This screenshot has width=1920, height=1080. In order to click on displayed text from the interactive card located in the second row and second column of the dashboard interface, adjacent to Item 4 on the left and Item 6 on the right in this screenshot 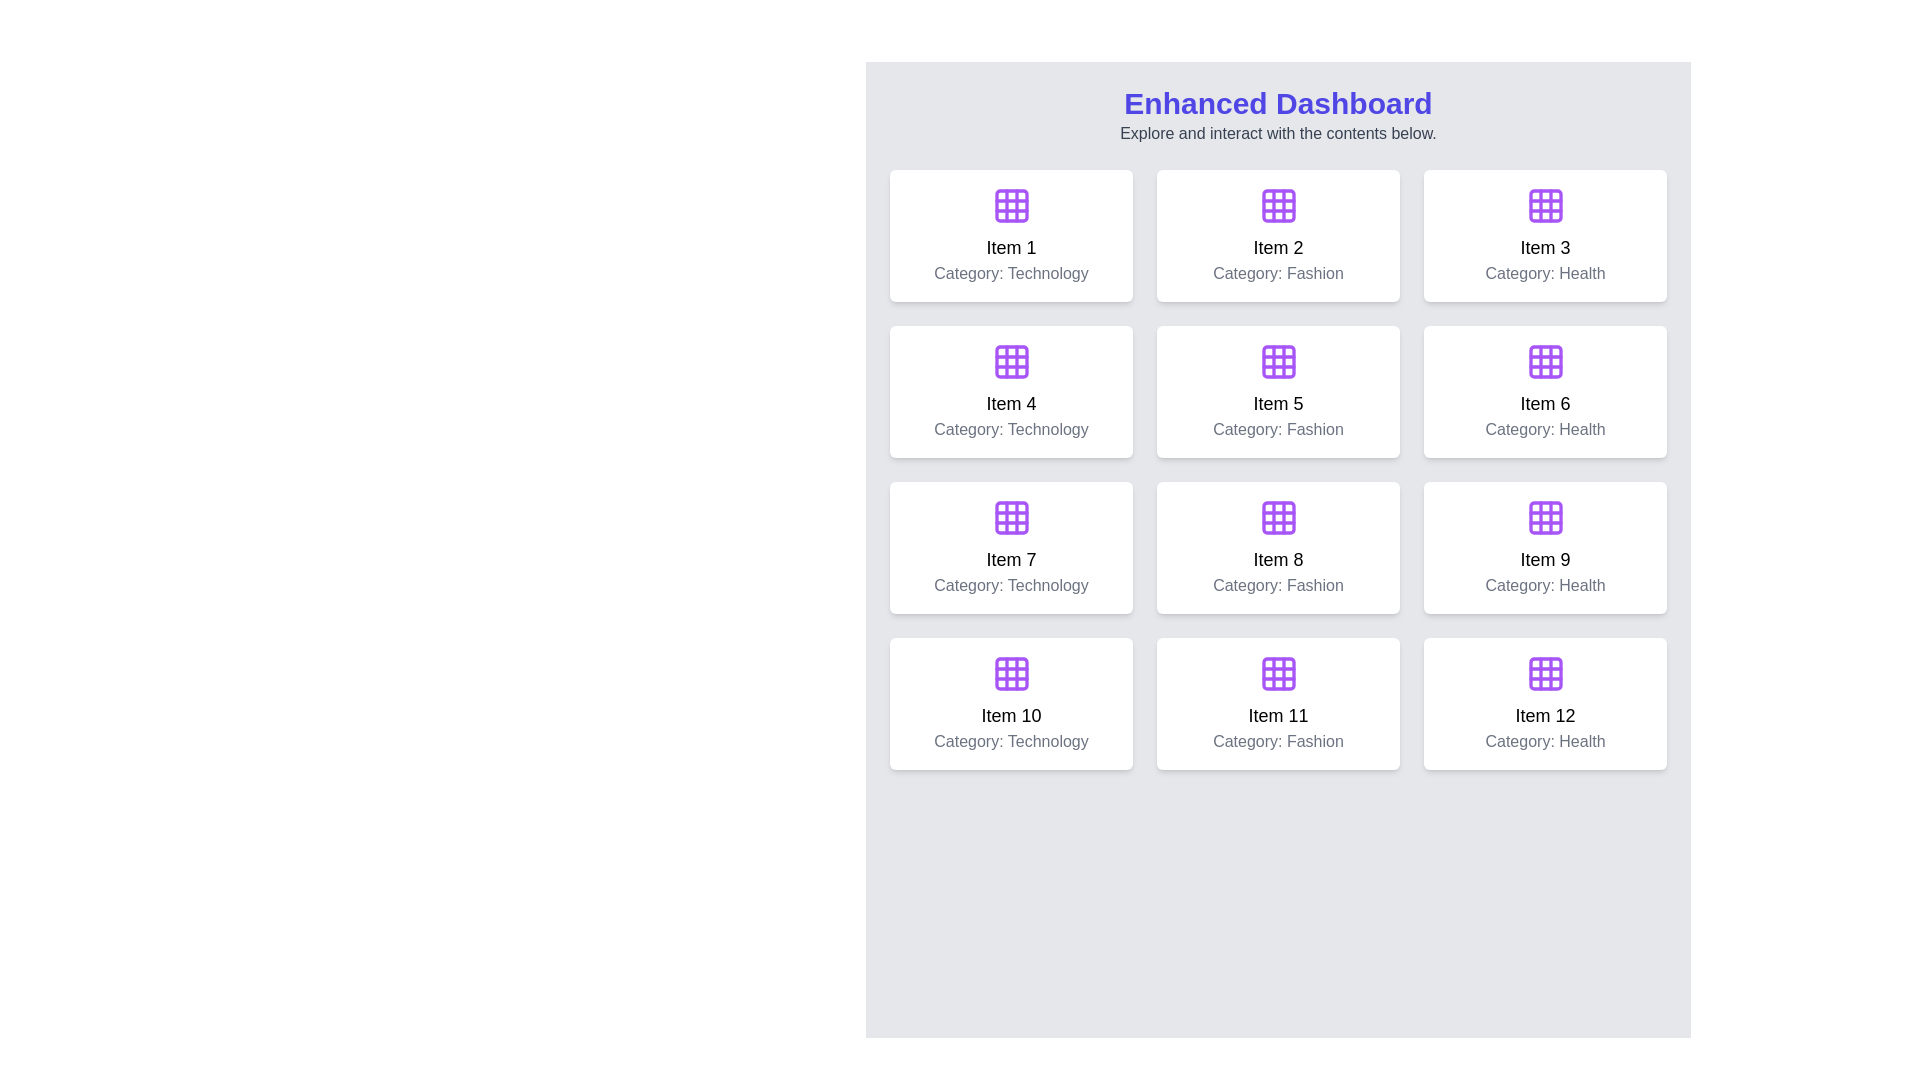, I will do `click(1277, 392)`.